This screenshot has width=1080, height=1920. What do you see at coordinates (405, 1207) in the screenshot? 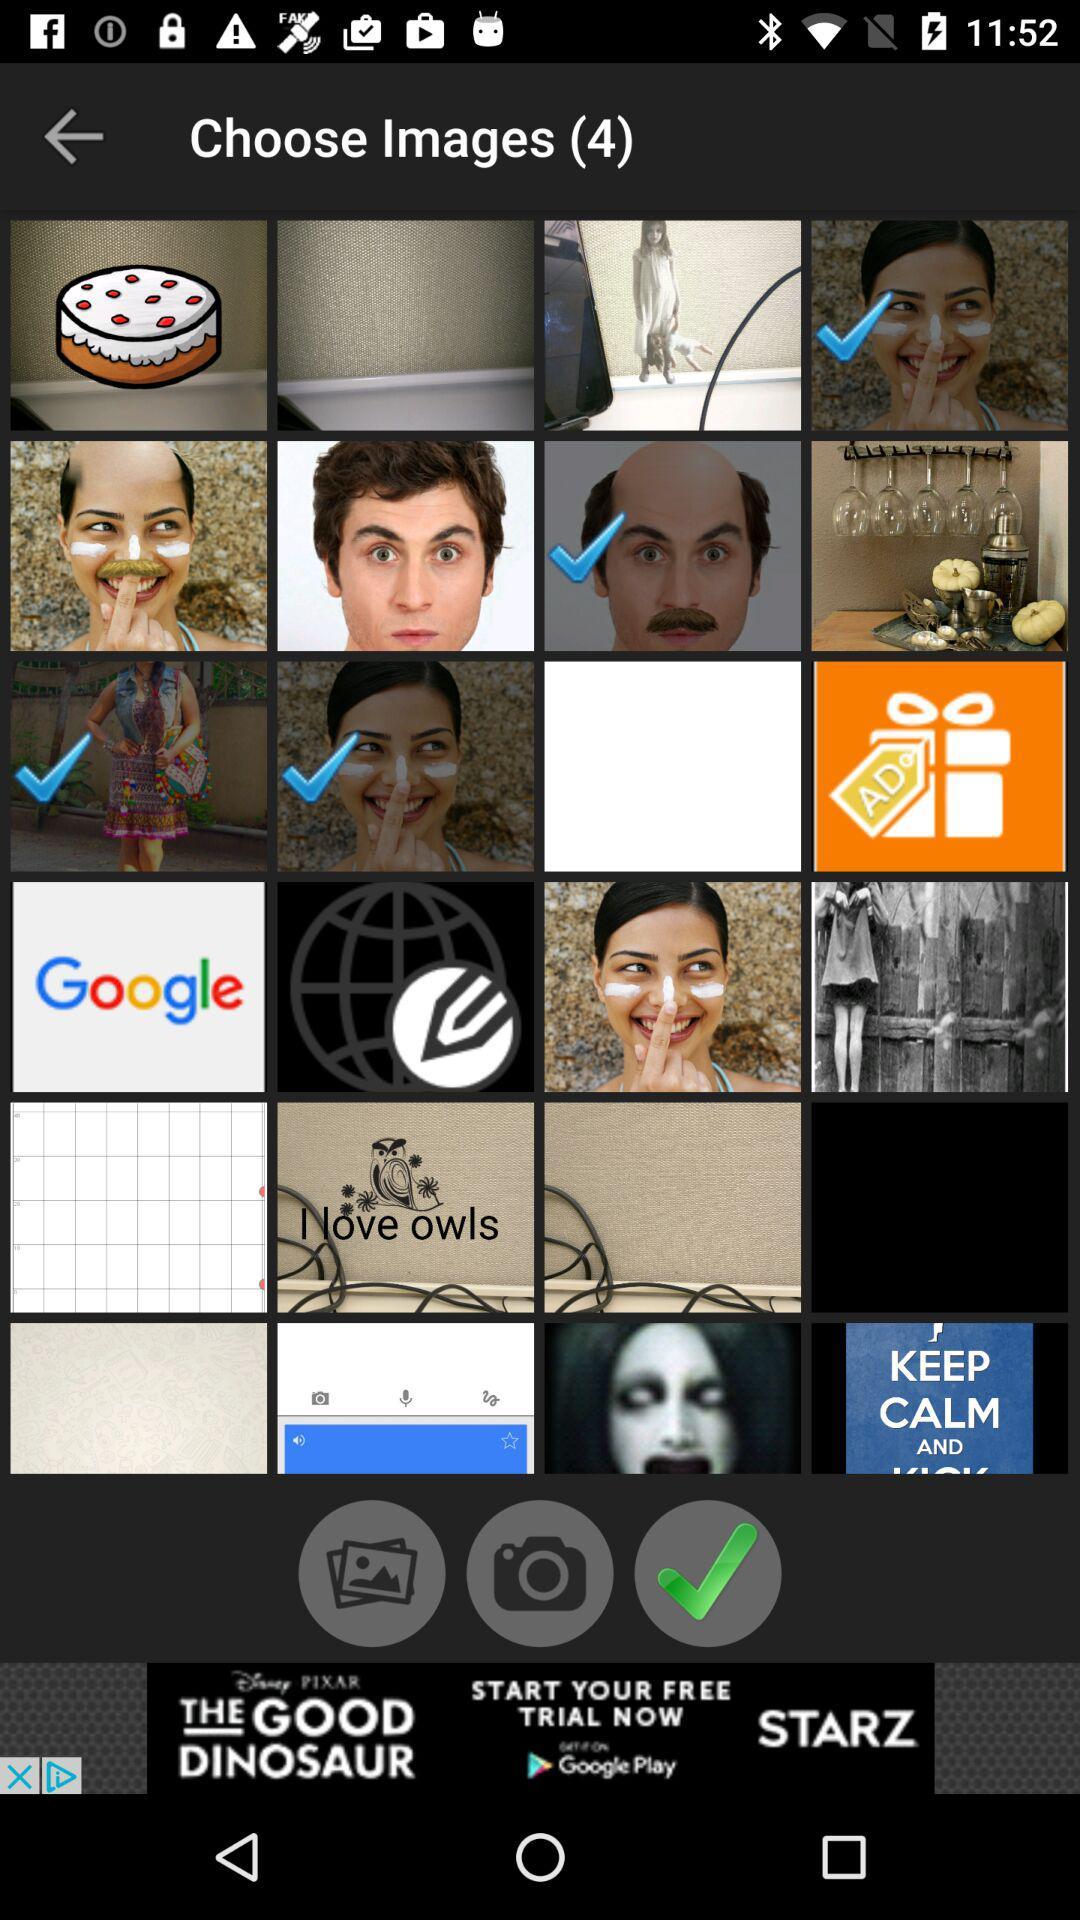
I see `the image having the text i love owls` at bounding box center [405, 1207].